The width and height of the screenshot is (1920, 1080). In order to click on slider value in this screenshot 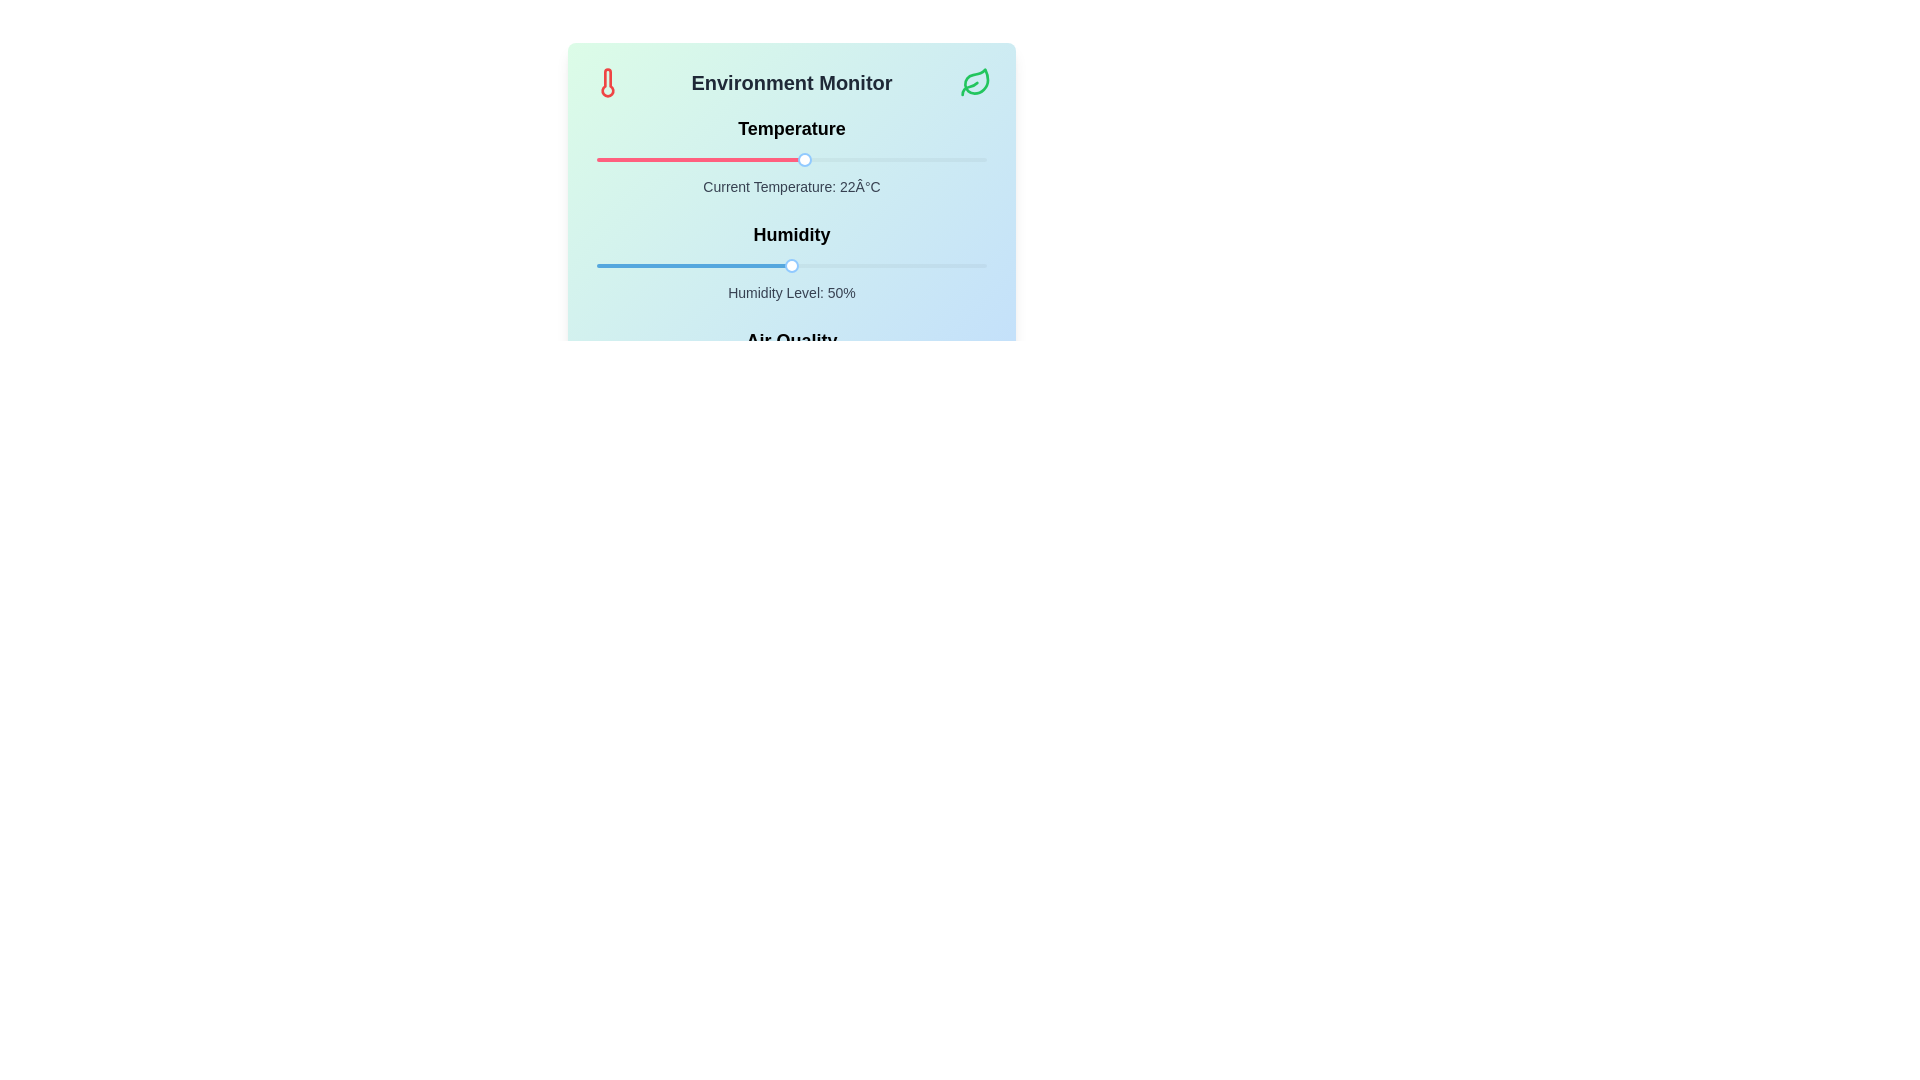, I will do `click(879, 265)`.